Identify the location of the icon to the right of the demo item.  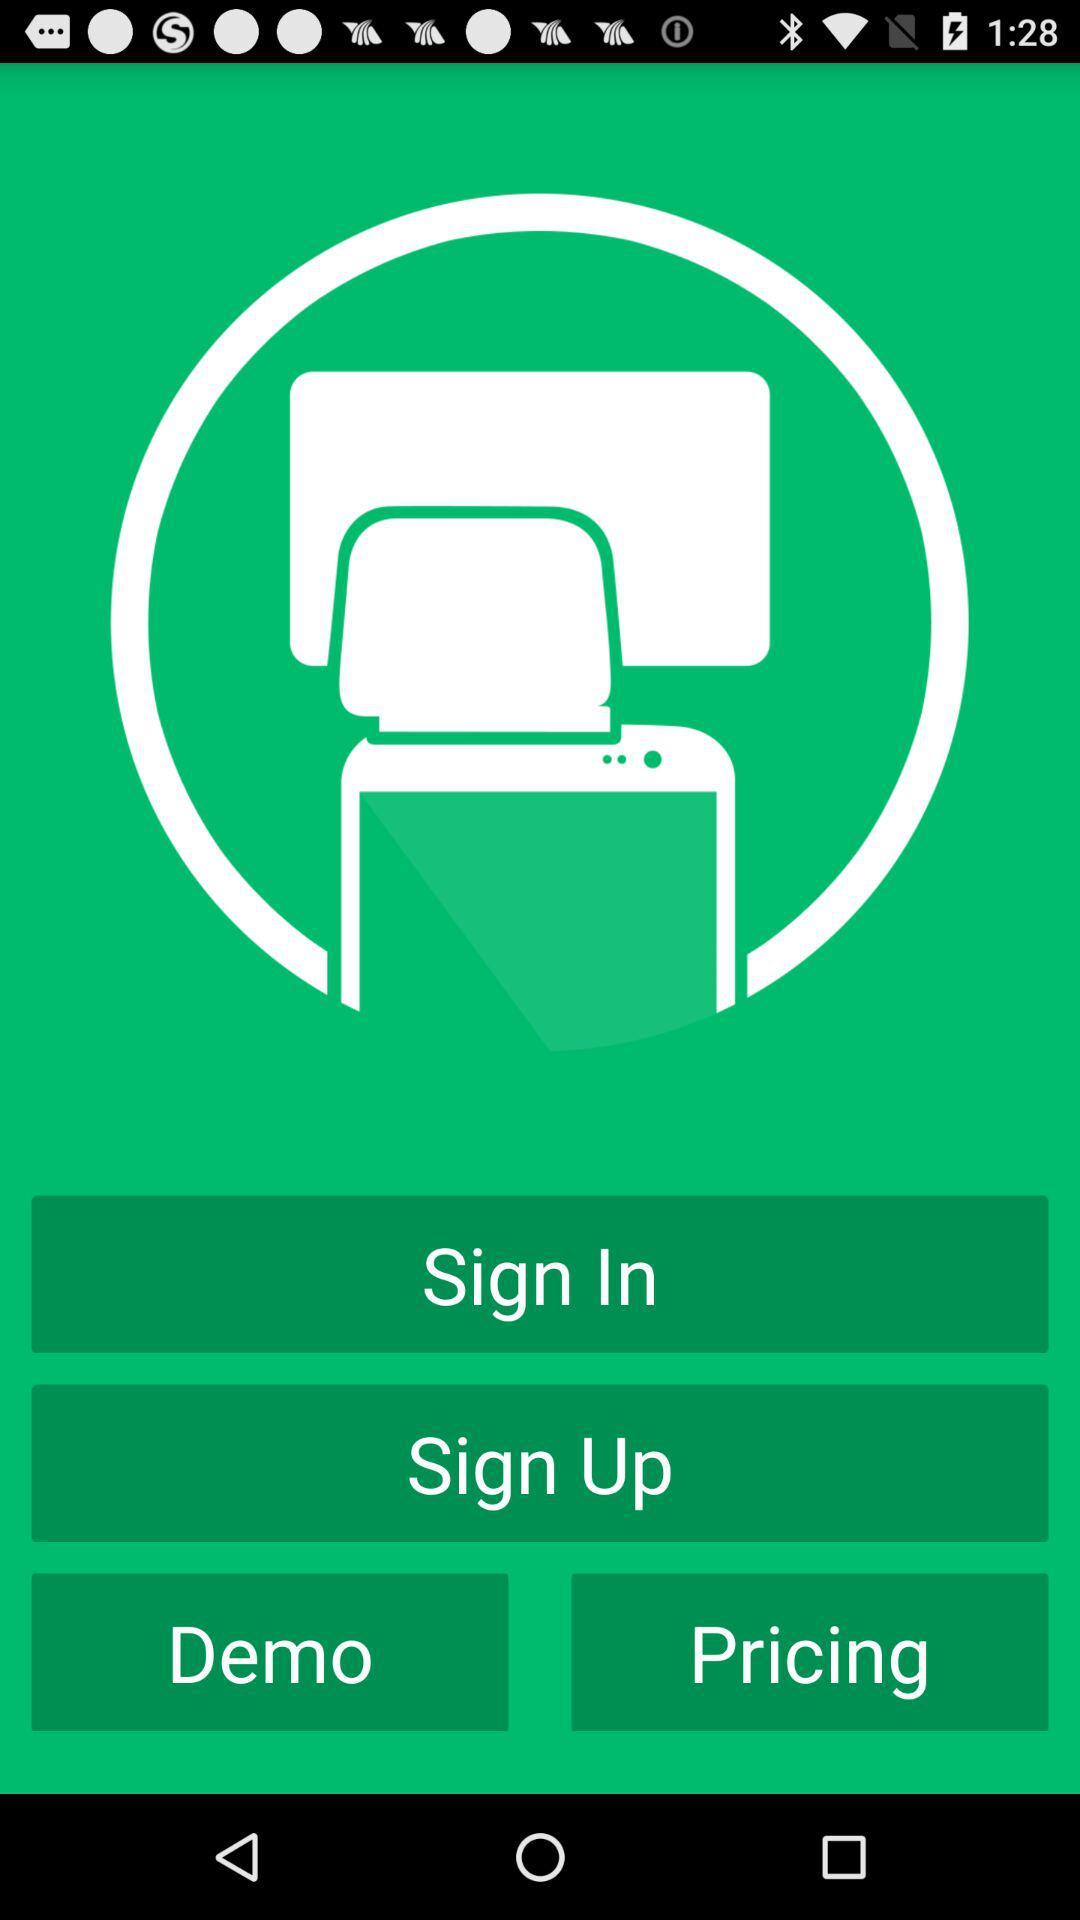
(810, 1652).